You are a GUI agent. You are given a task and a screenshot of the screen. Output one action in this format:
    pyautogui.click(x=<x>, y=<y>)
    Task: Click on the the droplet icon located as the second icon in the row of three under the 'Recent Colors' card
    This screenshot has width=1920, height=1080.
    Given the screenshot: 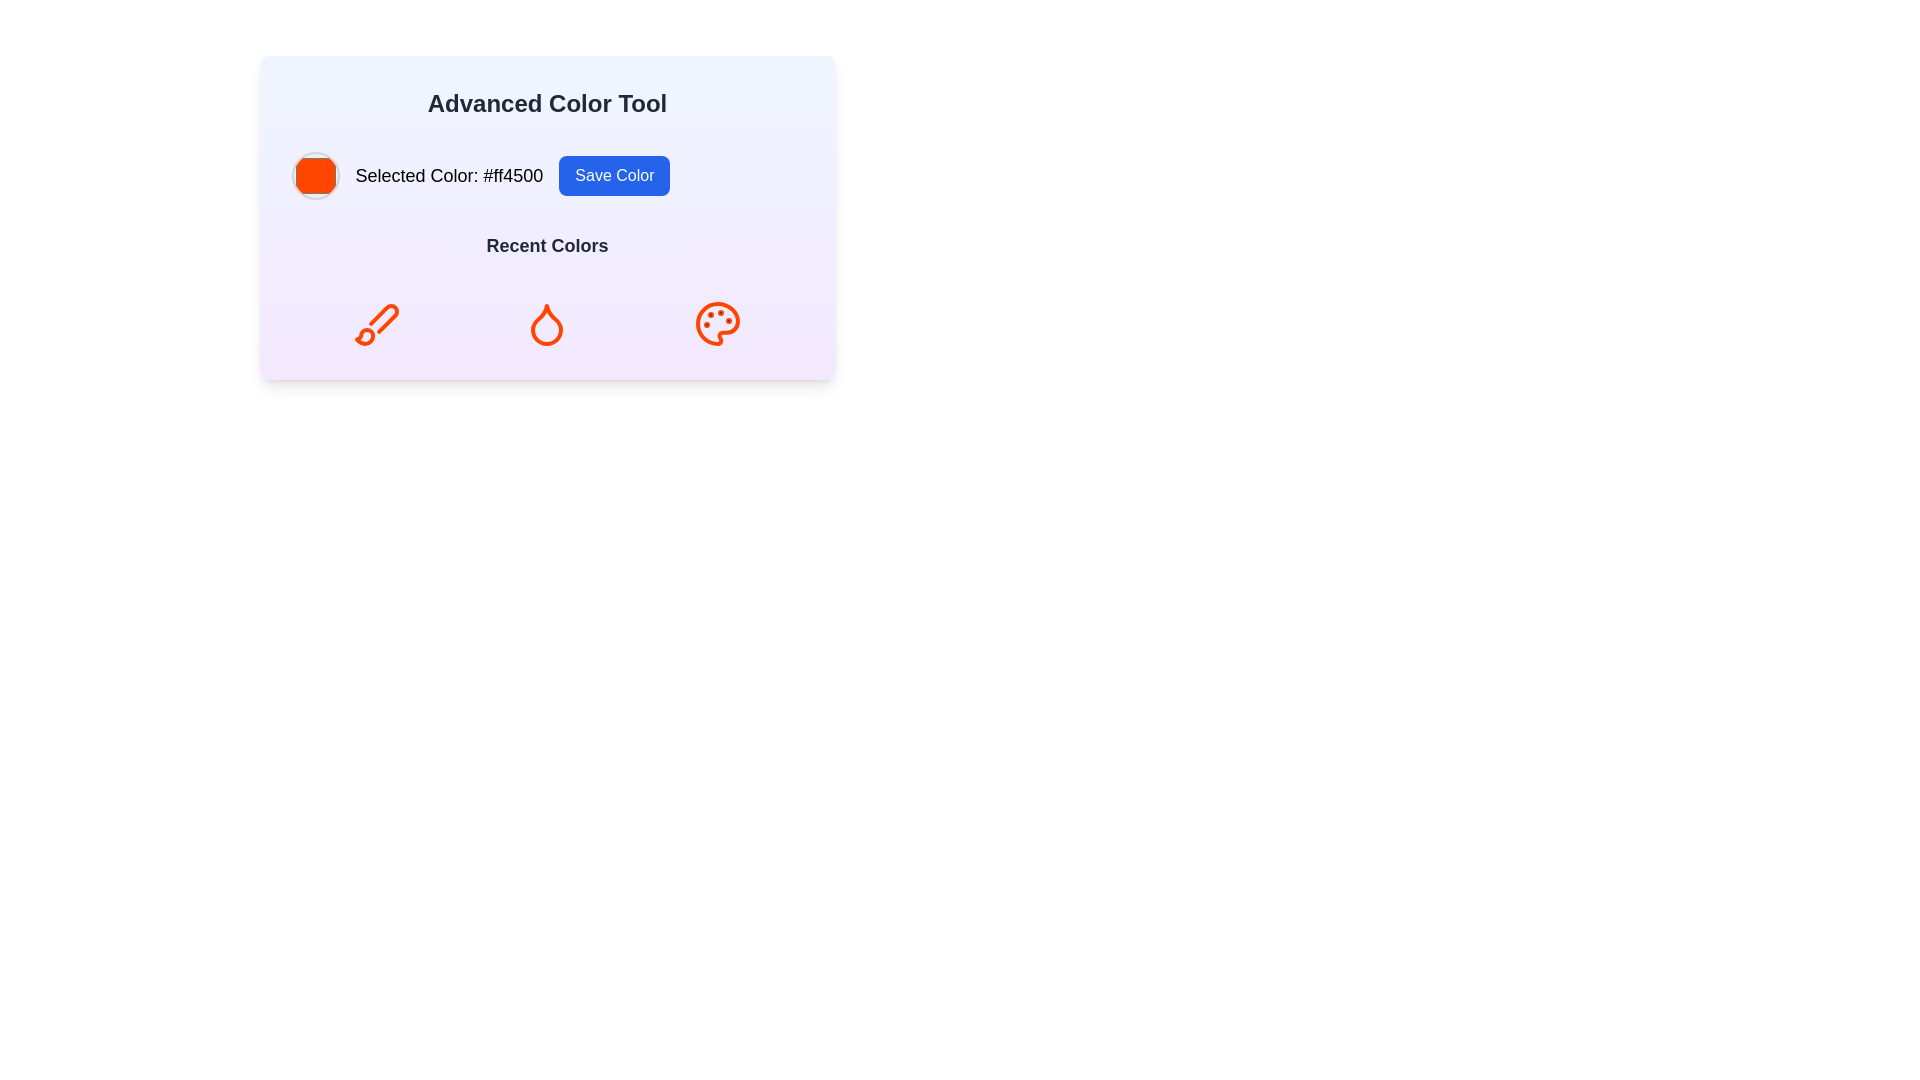 What is the action you would take?
    pyautogui.click(x=547, y=323)
    